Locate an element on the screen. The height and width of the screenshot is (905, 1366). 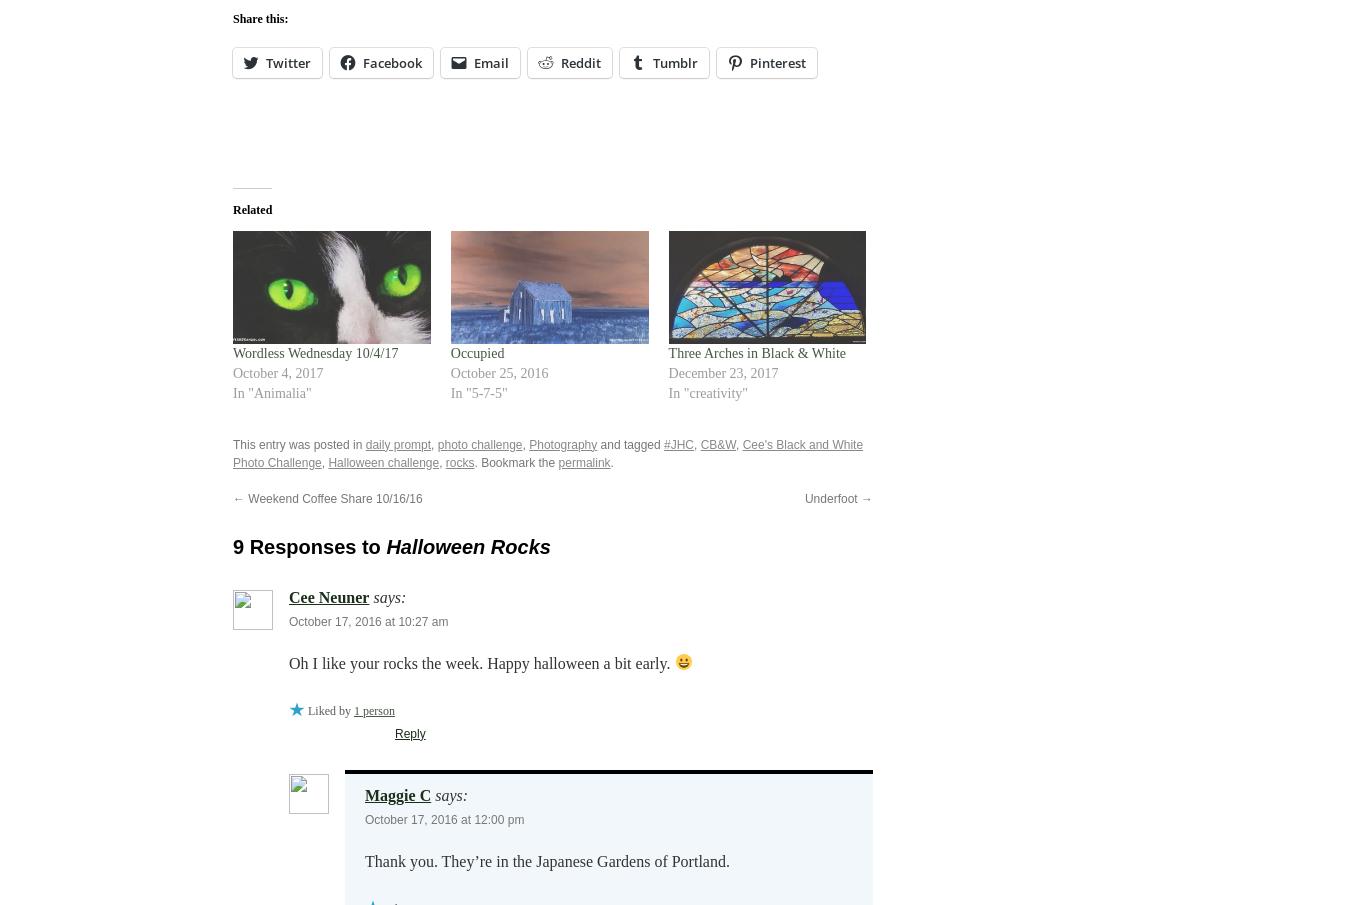
'Oh I like your rocks the week.  Happy halloween a bit early.' is located at coordinates (481, 662).